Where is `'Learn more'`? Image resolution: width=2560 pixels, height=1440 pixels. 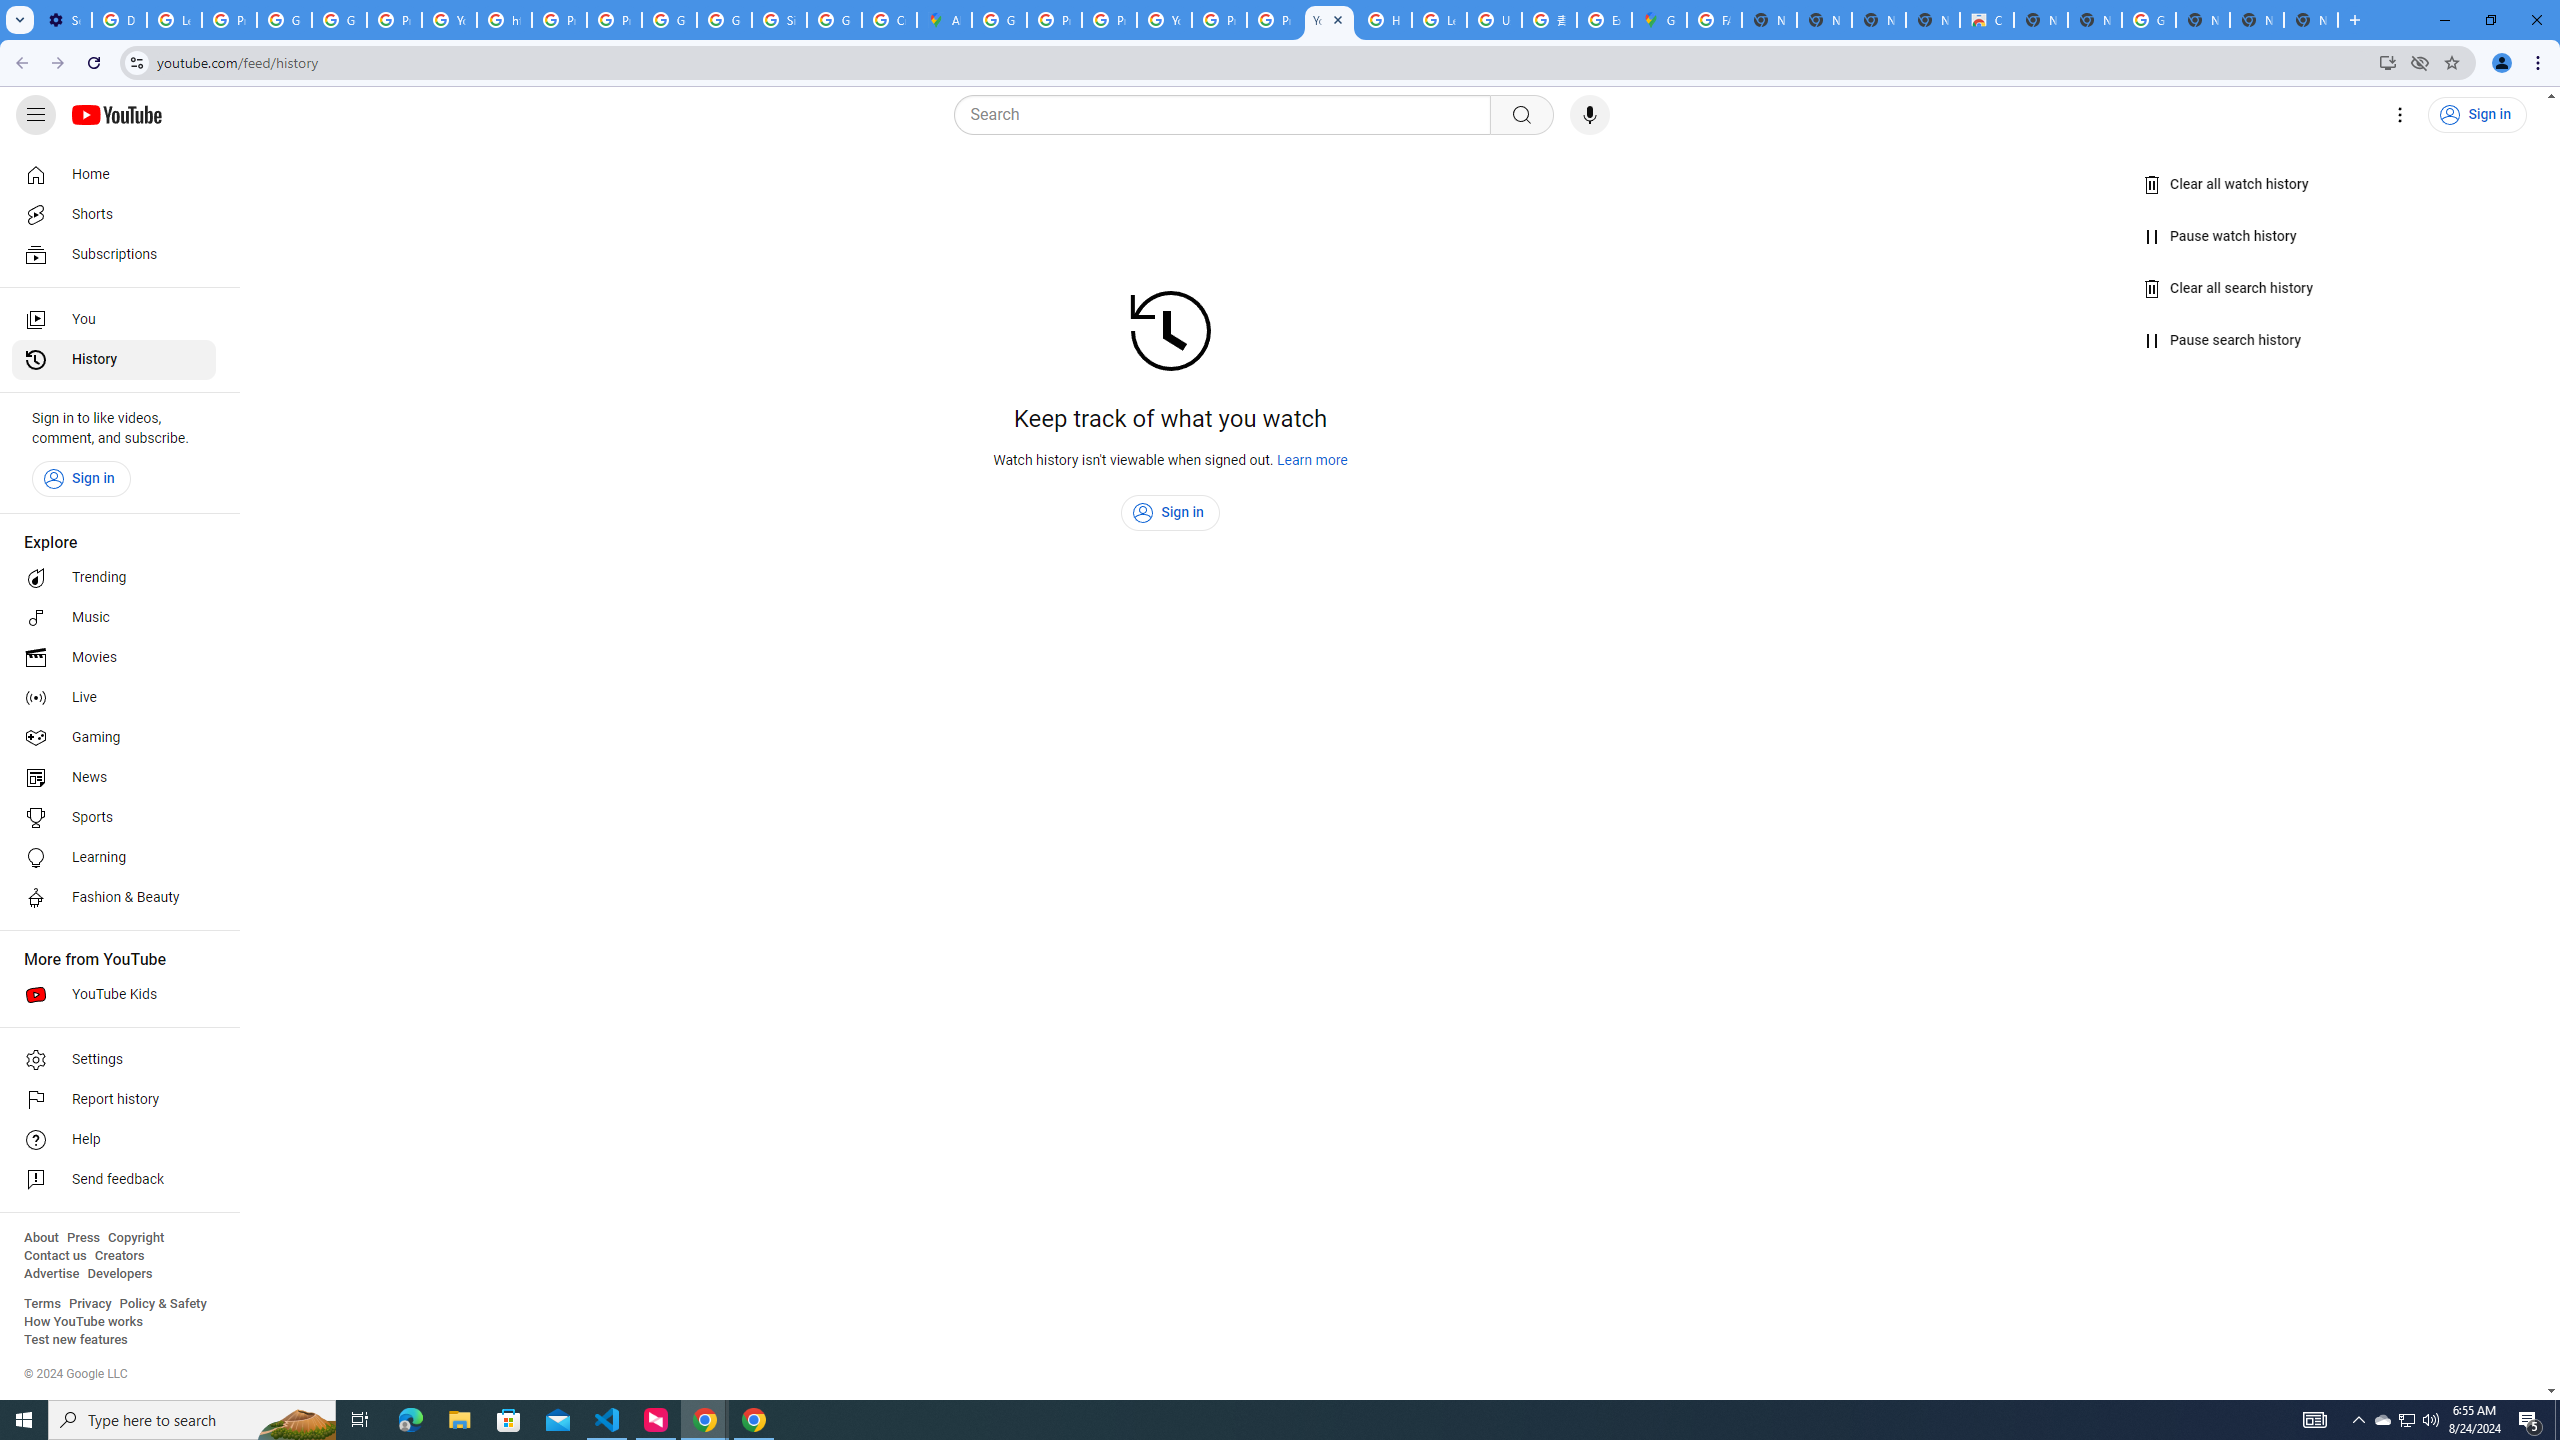 'Learn more' is located at coordinates (1312, 459).